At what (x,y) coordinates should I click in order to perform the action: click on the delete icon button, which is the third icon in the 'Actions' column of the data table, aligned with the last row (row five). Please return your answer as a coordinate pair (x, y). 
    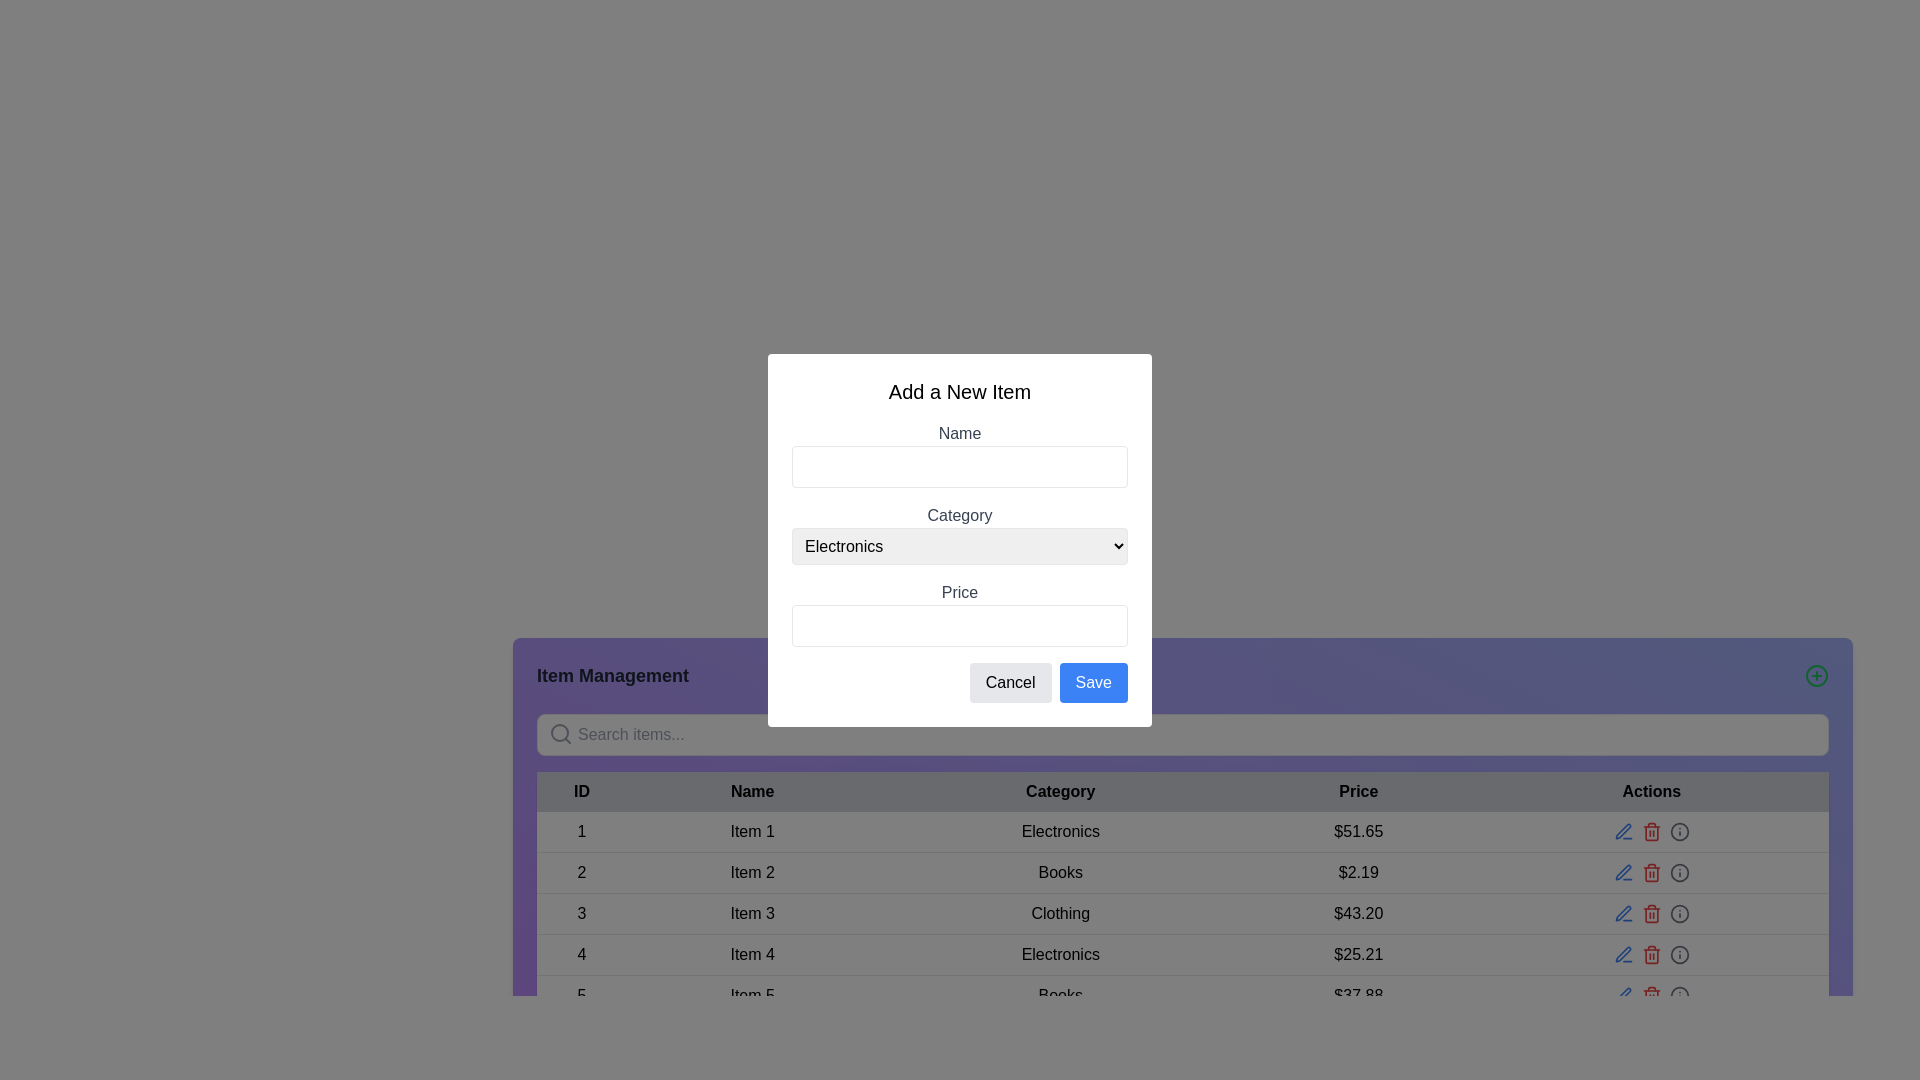
    Looking at the image, I should click on (1651, 995).